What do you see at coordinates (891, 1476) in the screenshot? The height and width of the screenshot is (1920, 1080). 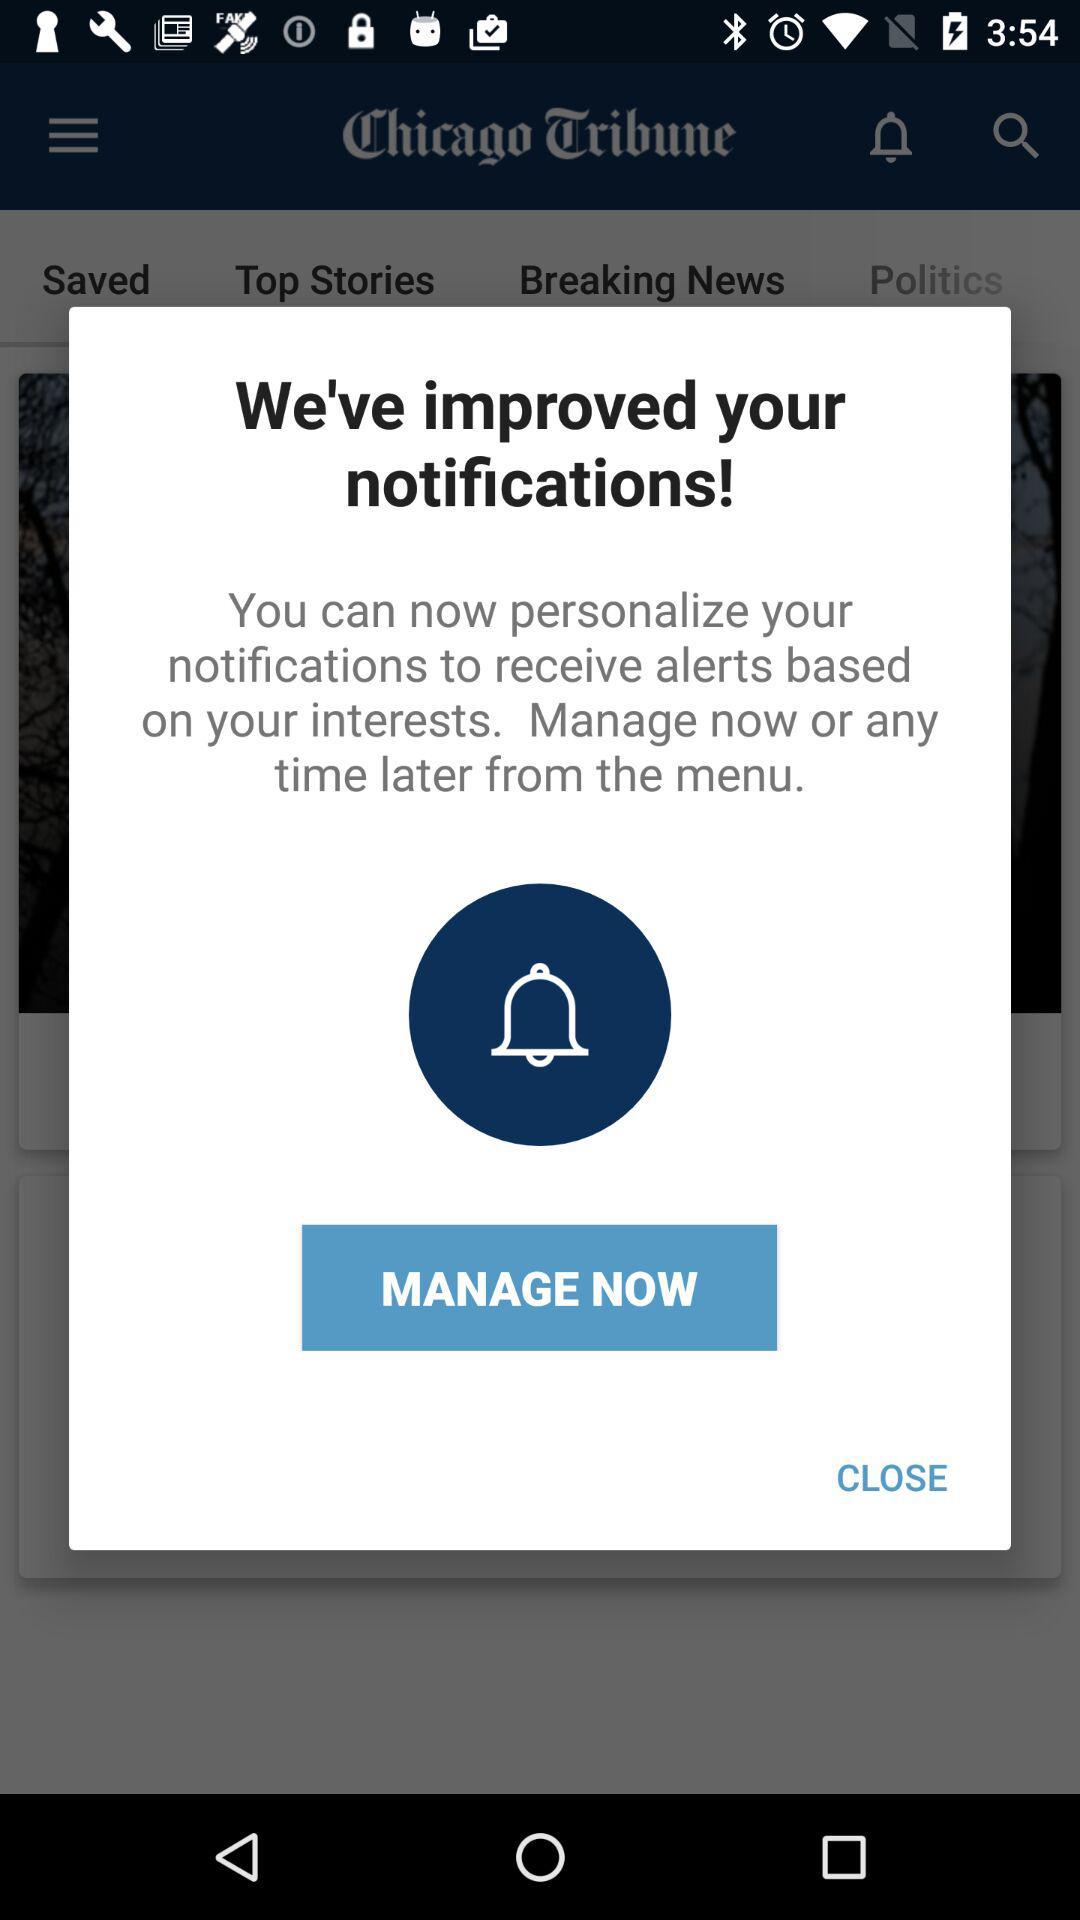 I see `the item below the you can now icon` at bounding box center [891, 1476].